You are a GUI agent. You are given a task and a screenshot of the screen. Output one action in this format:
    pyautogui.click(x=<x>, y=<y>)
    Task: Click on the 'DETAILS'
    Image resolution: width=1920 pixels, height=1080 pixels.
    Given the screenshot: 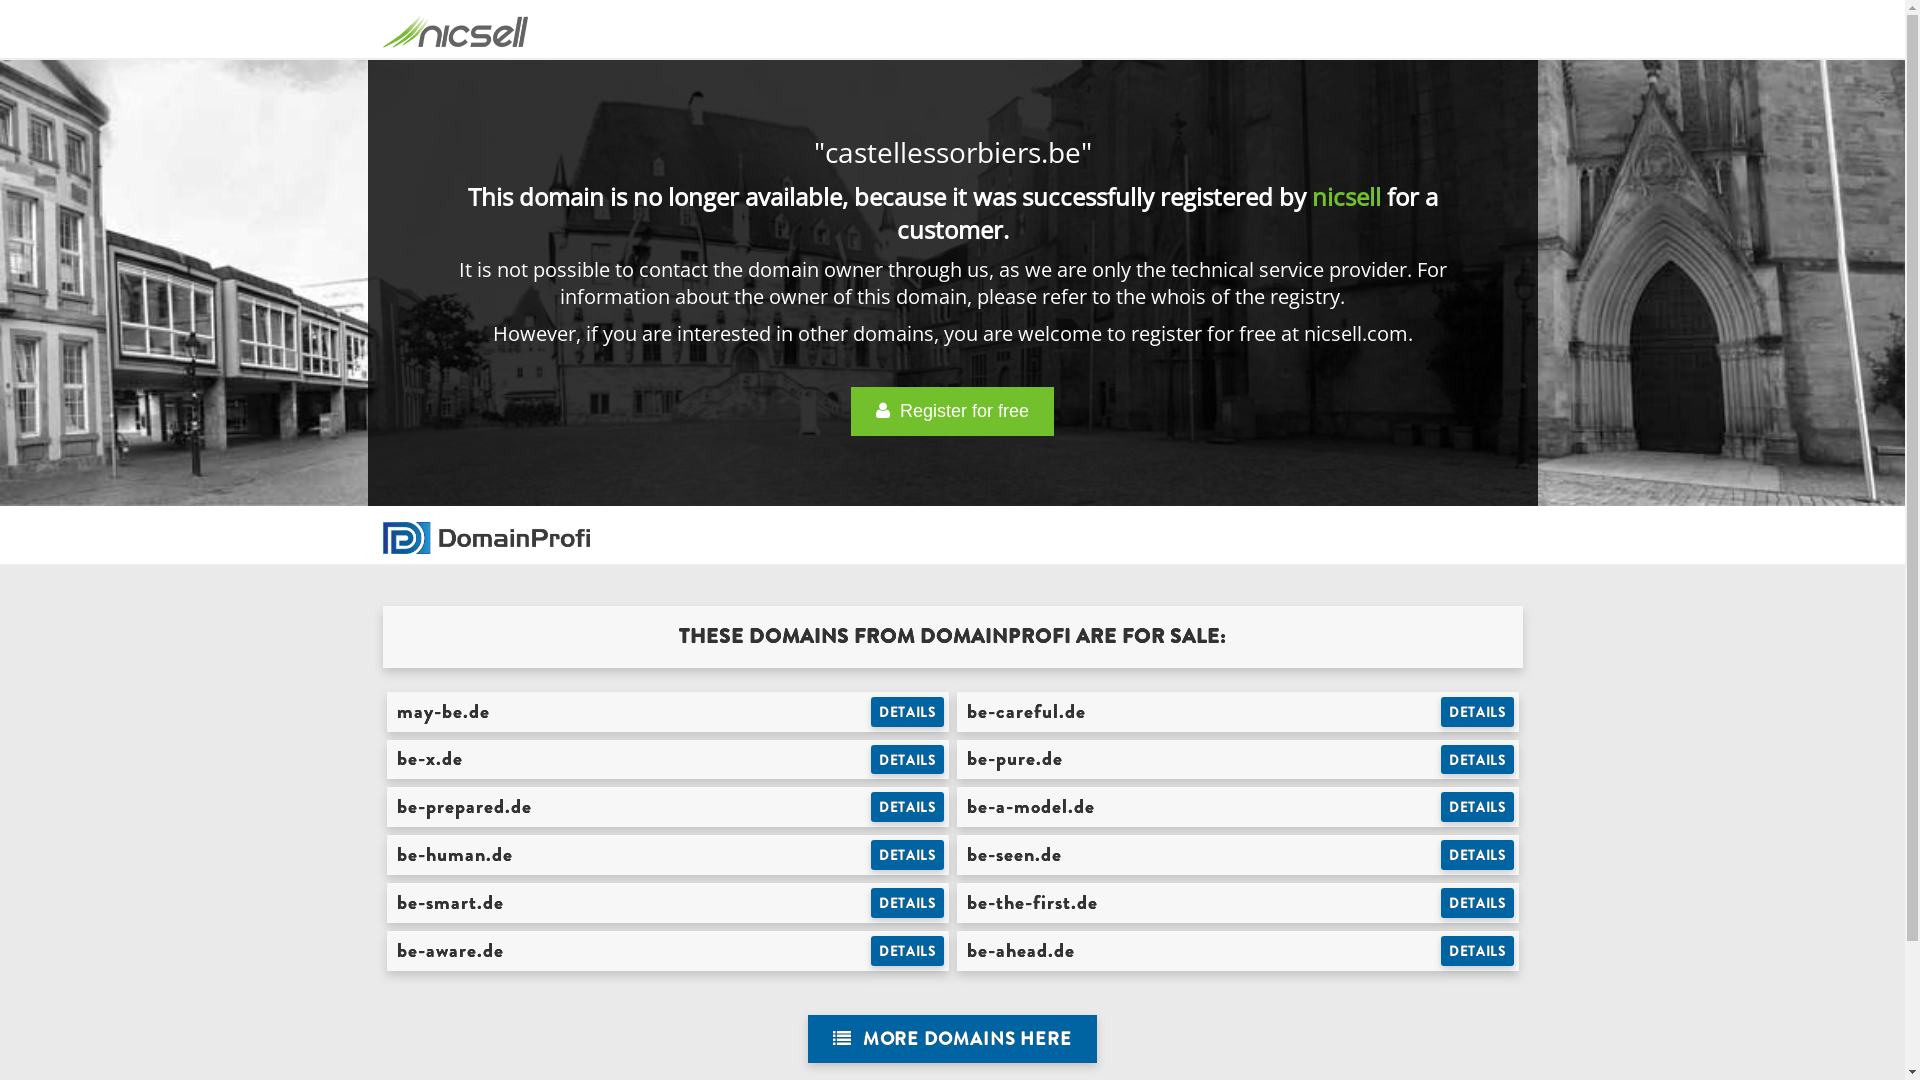 What is the action you would take?
    pyautogui.click(x=906, y=855)
    